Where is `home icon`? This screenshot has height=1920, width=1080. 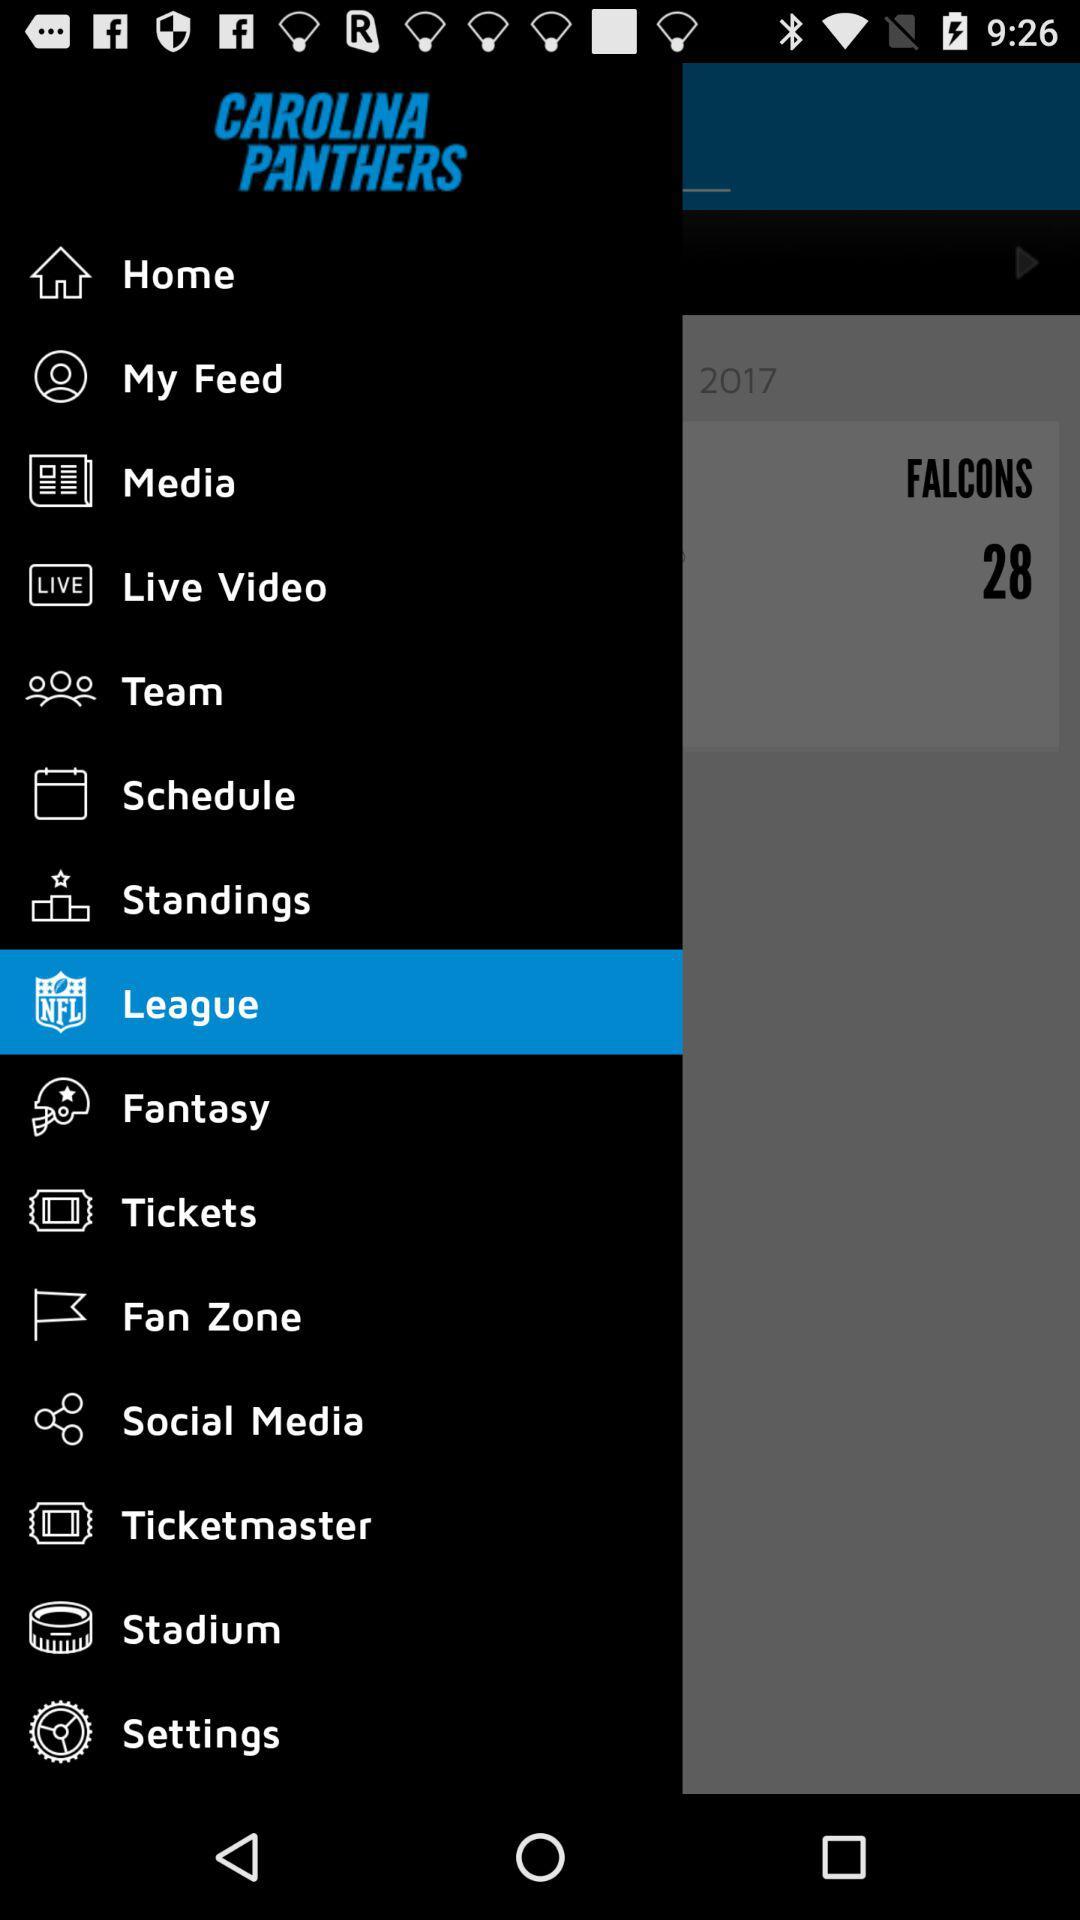 home icon is located at coordinates (60, 271).